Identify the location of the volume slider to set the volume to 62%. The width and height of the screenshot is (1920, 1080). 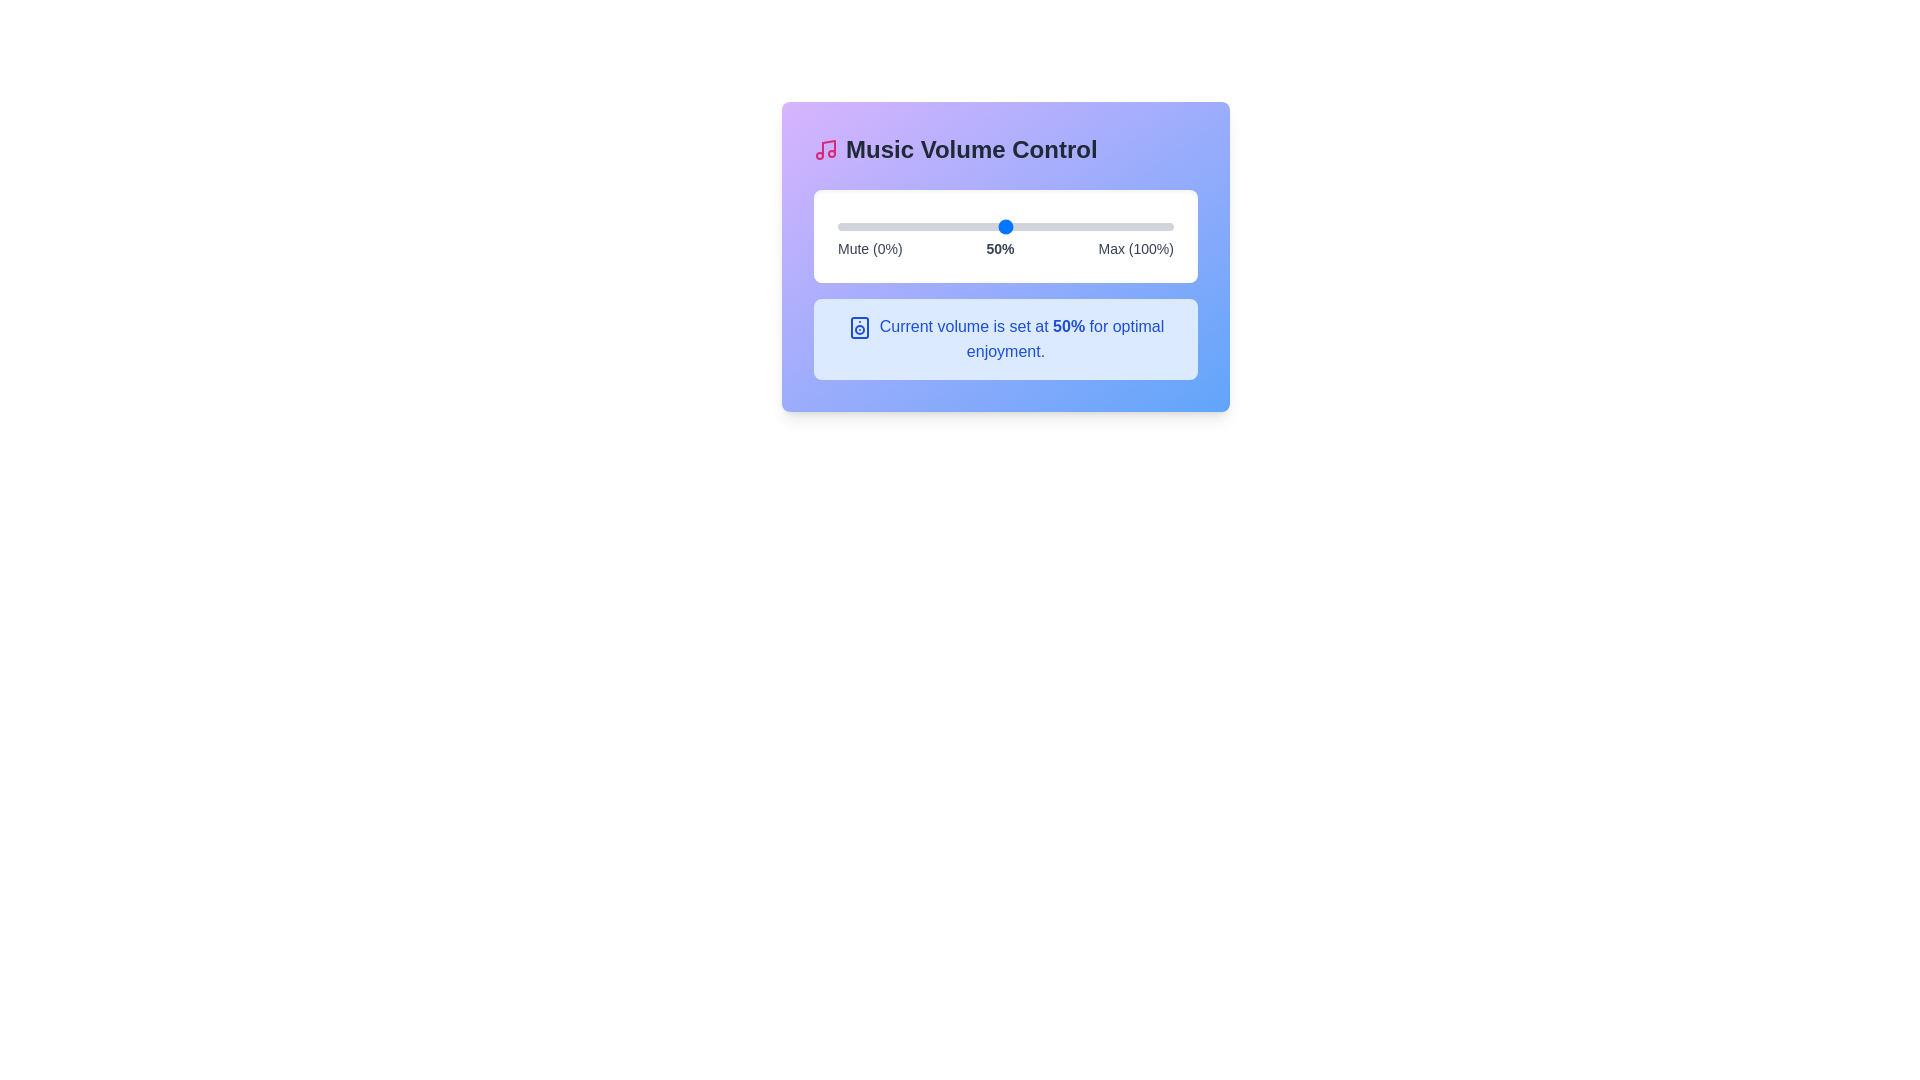
(1045, 226).